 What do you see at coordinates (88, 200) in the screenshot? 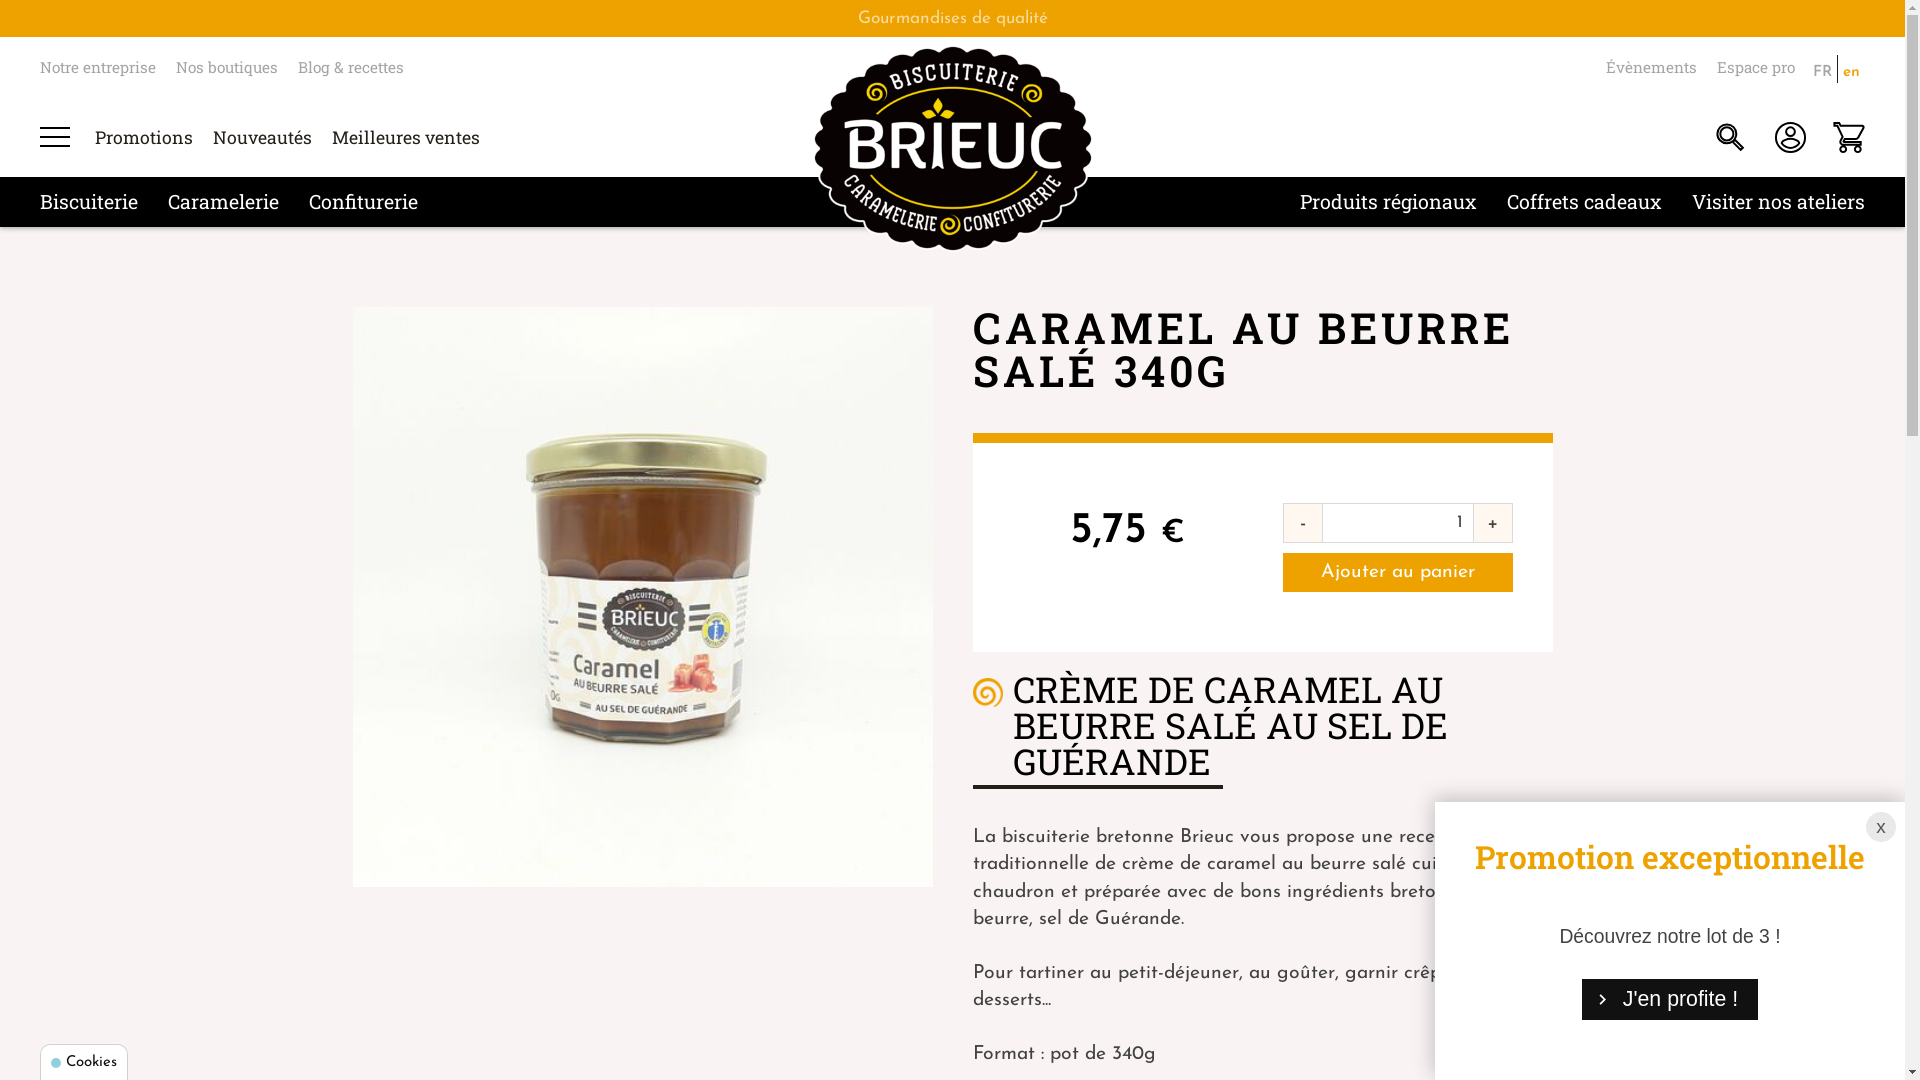
I see `'Biscuiterie'` at bounding box center [88, 200].